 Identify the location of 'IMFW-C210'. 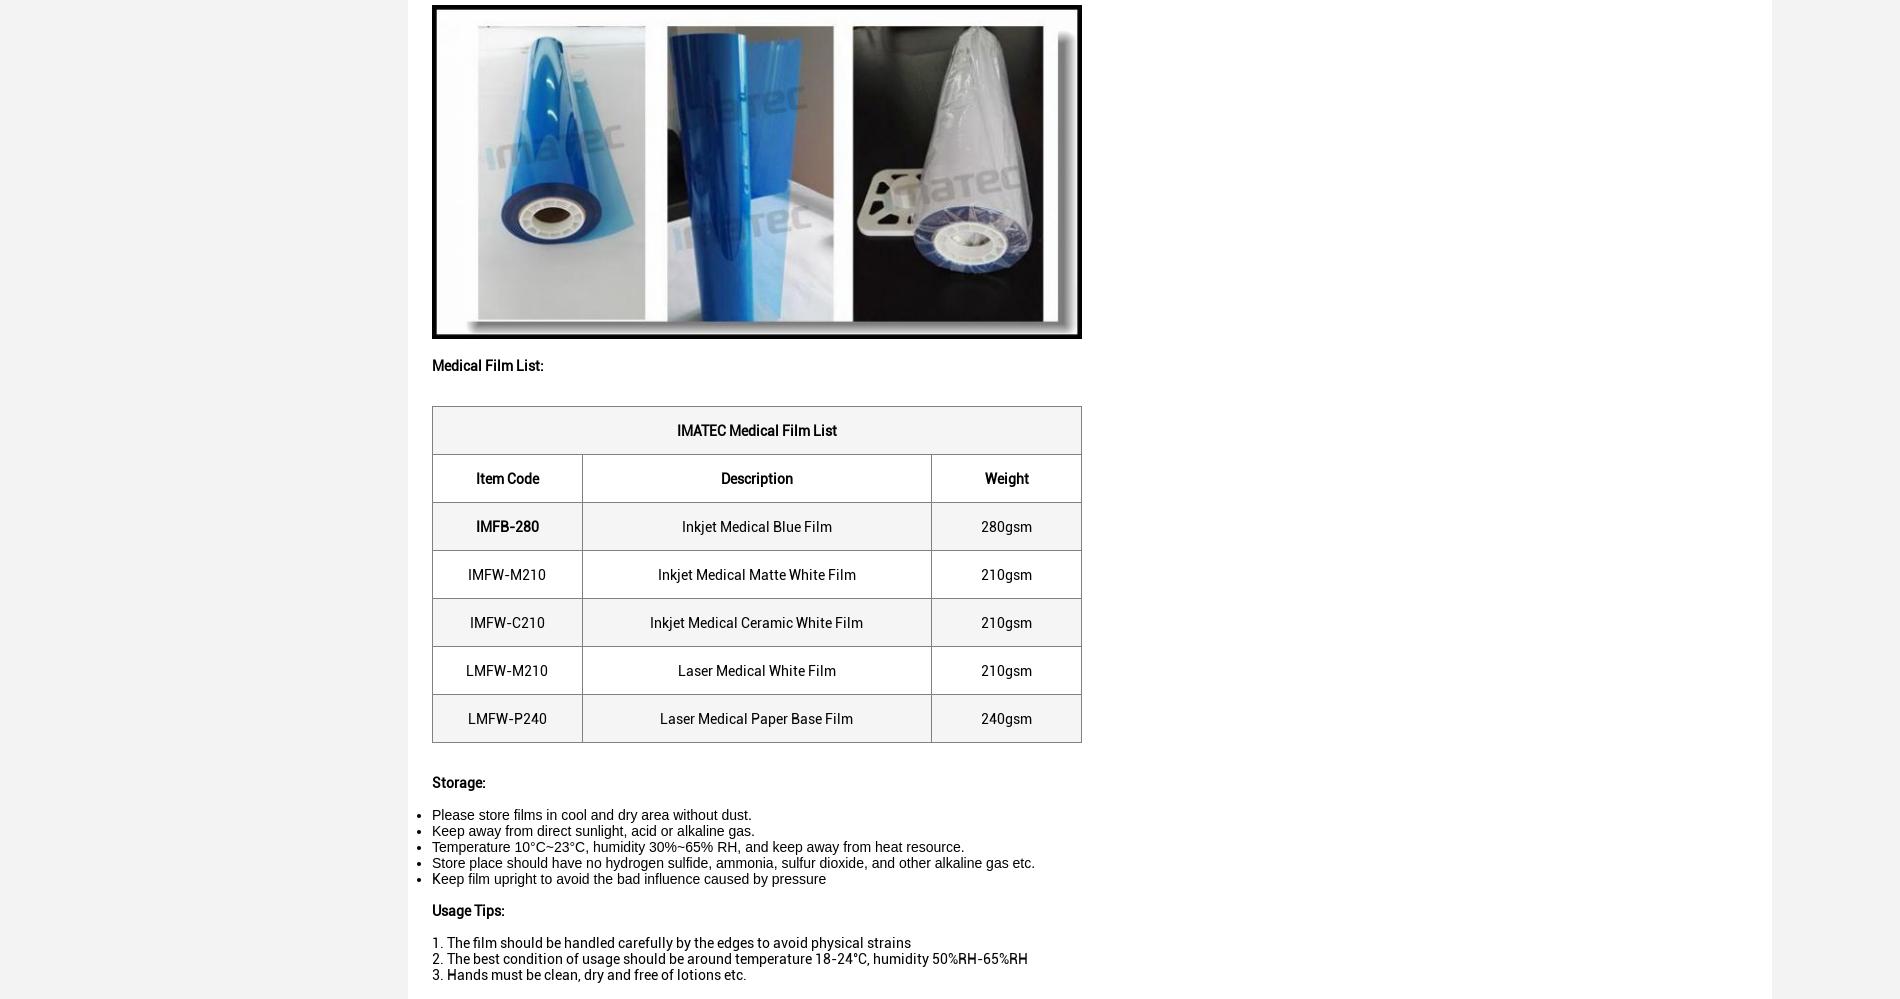
(506, 620).